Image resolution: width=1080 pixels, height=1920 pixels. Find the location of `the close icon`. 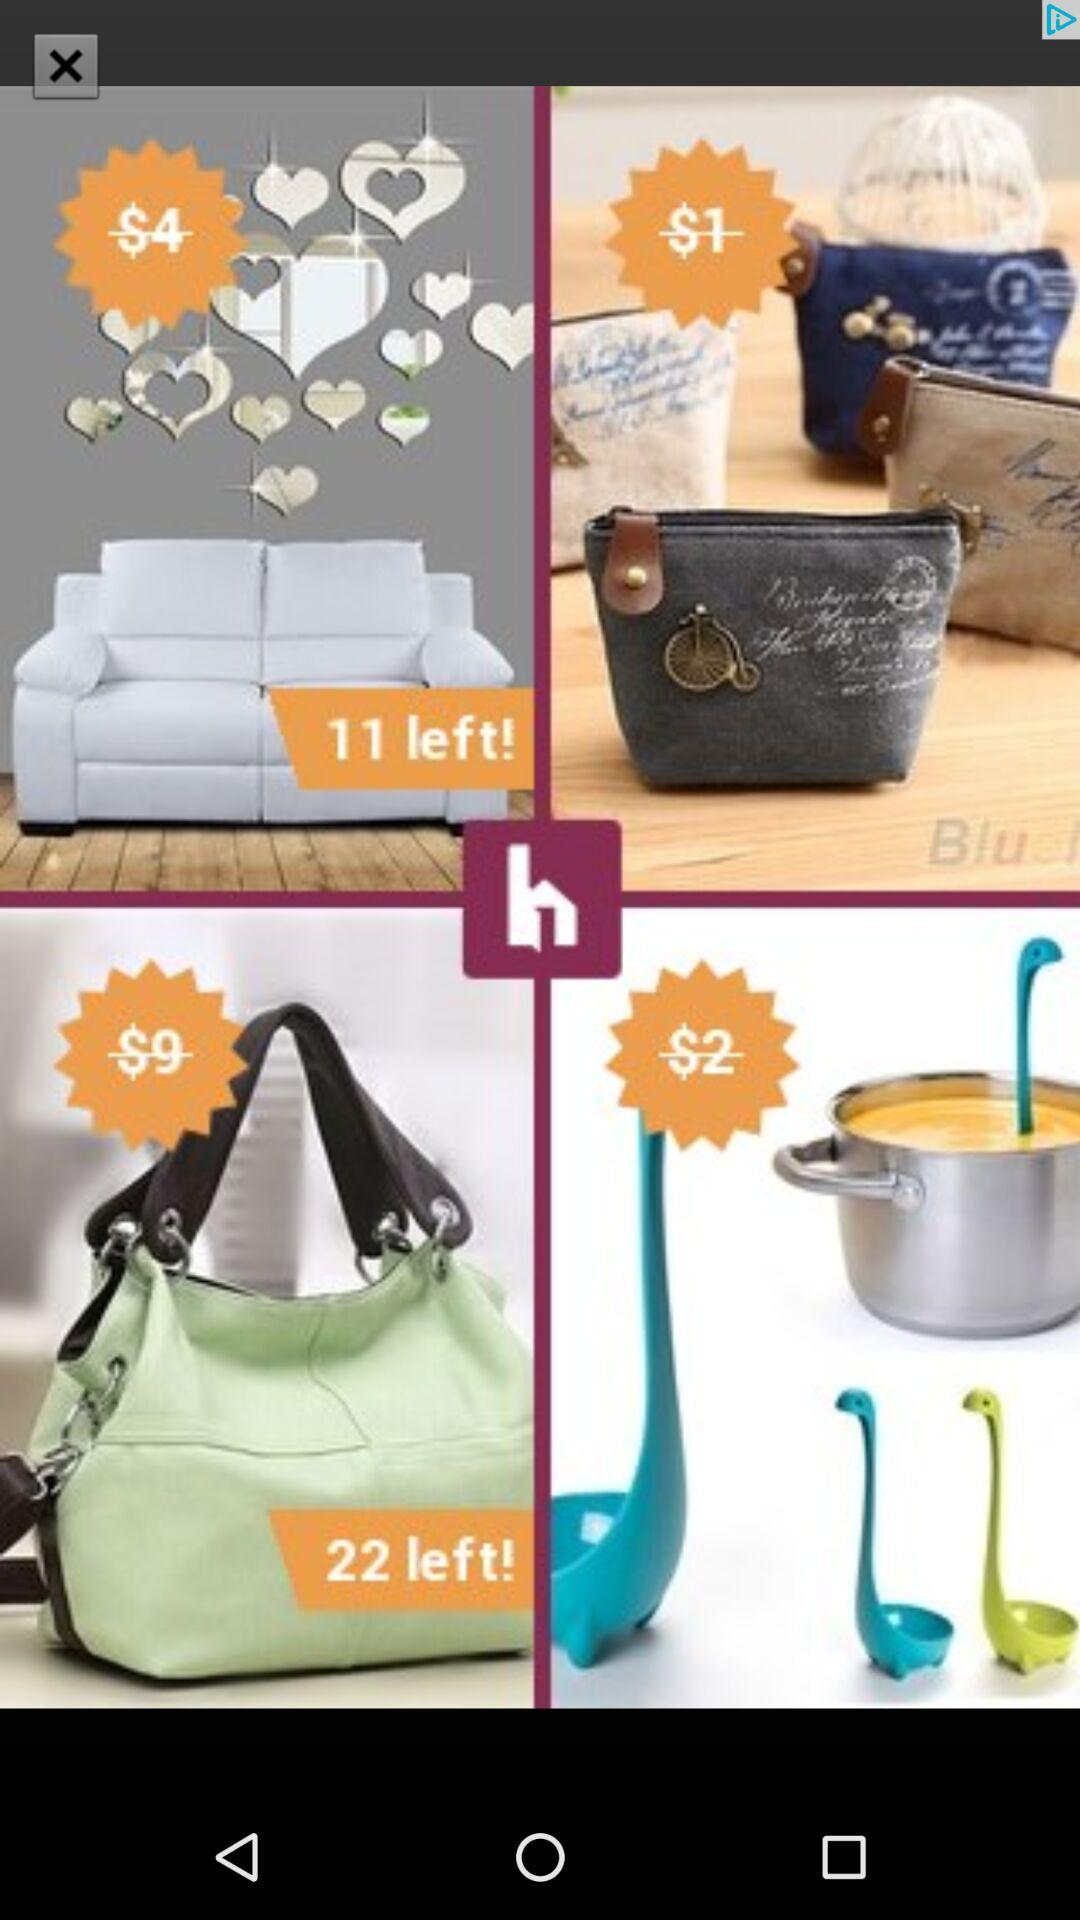

the close icon is located at coordinates (64, 70).